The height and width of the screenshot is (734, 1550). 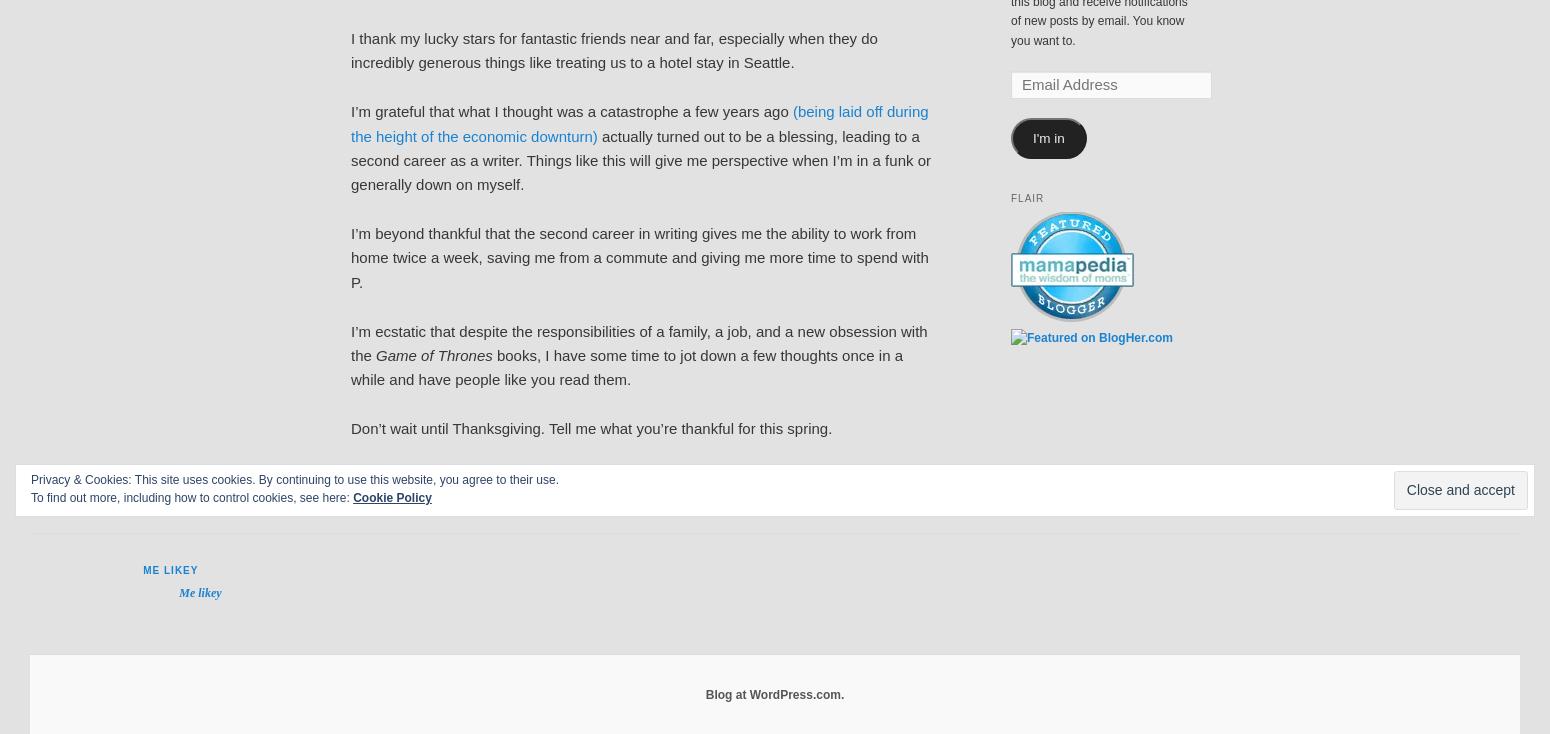 I want to click on 'I’m ecstatic that despite the responsibilities of a family, a job, and a new obsession with the', so click(x=350, y=342).